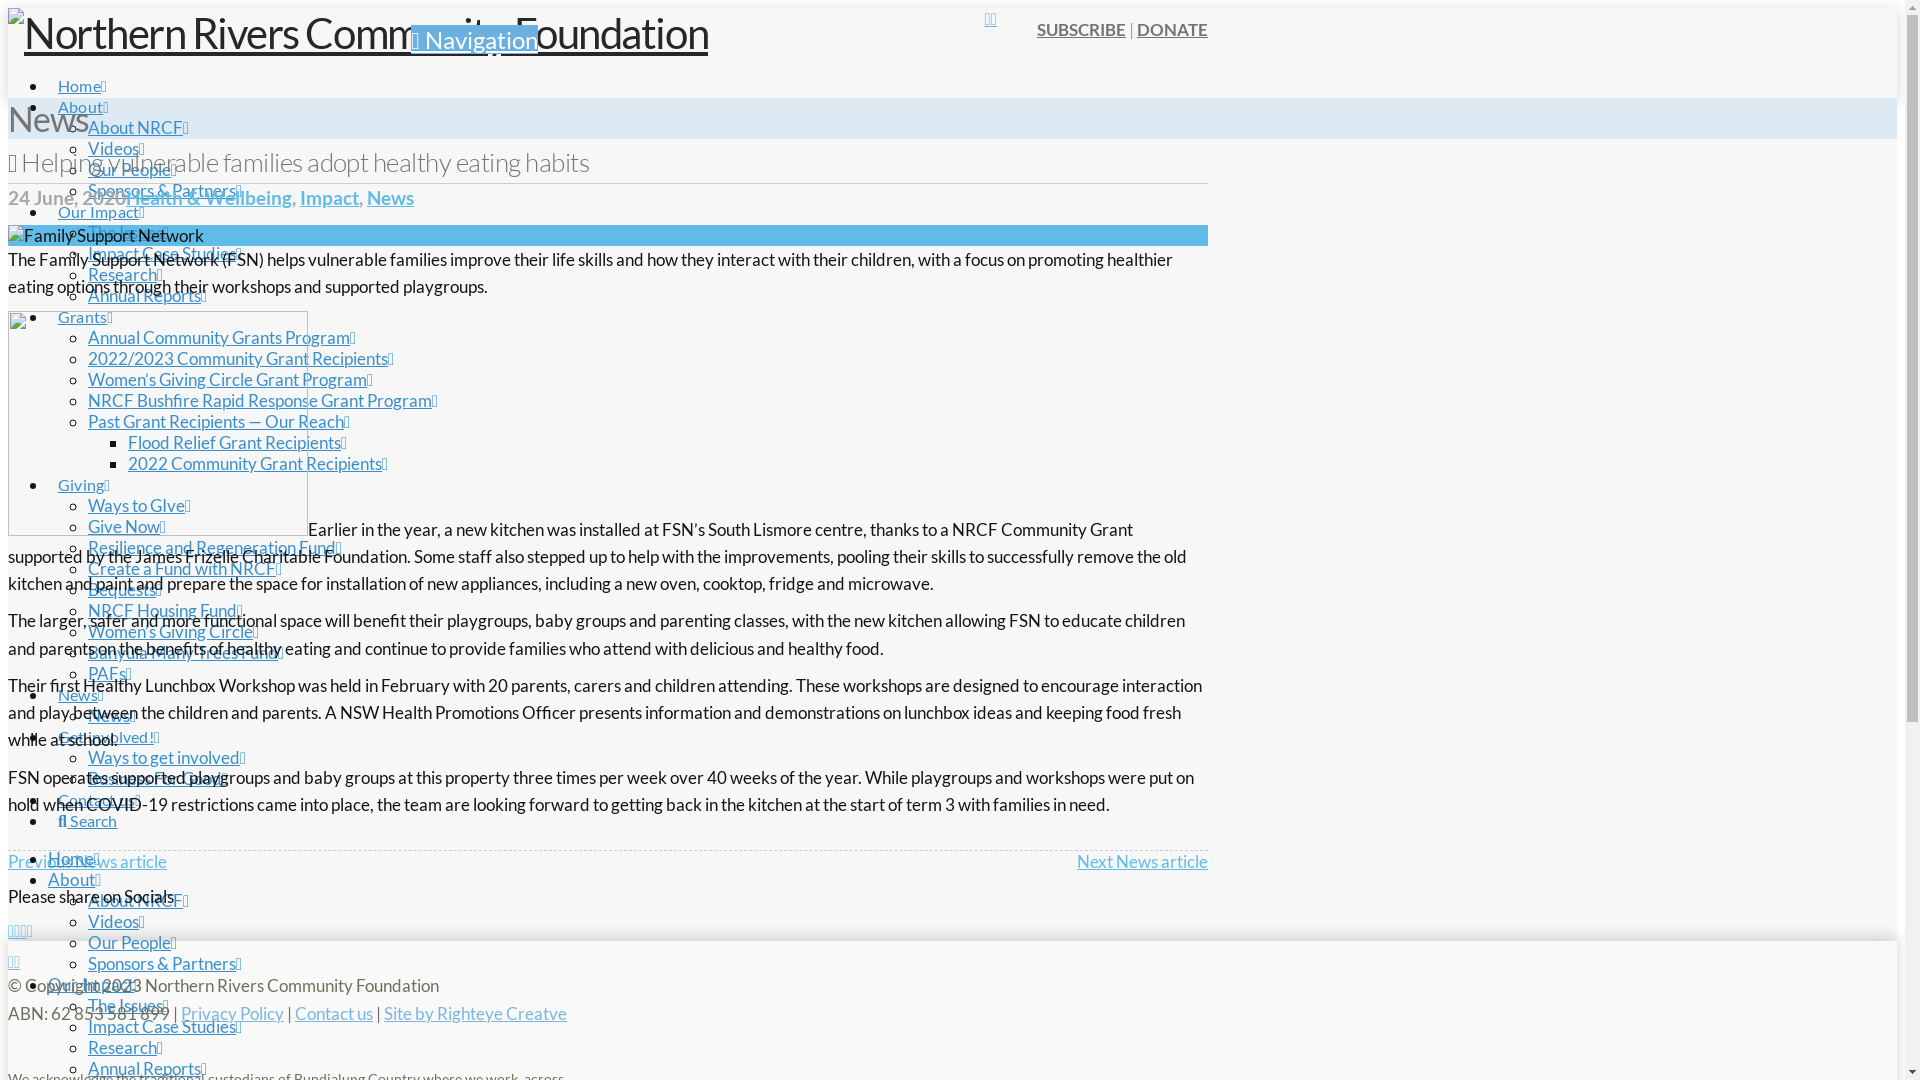 This screenshot has height=1080, width=1920. Describe the element at coordinates (75, 878) in the screenshot. I see `'About'` at that location.